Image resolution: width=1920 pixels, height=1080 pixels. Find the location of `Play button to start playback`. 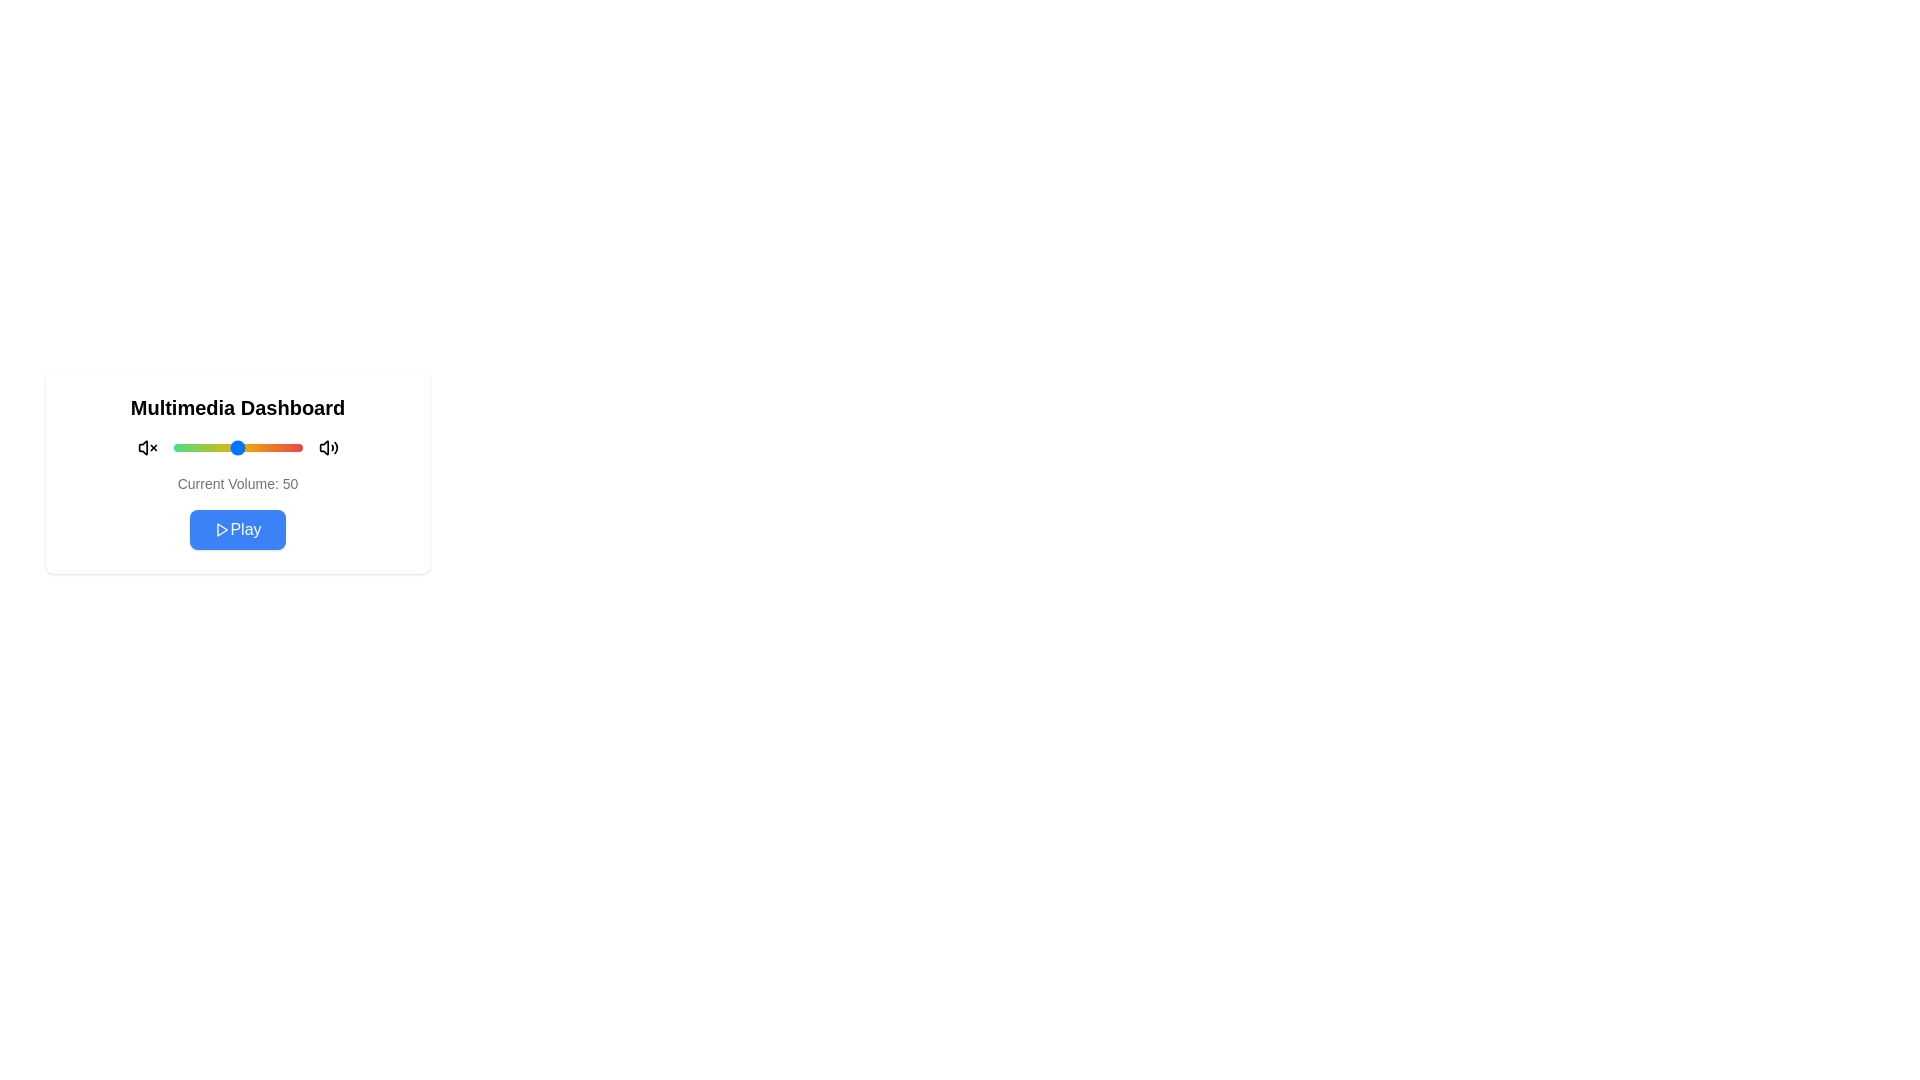

Play button to start playback is located at coordinates (238, 528).